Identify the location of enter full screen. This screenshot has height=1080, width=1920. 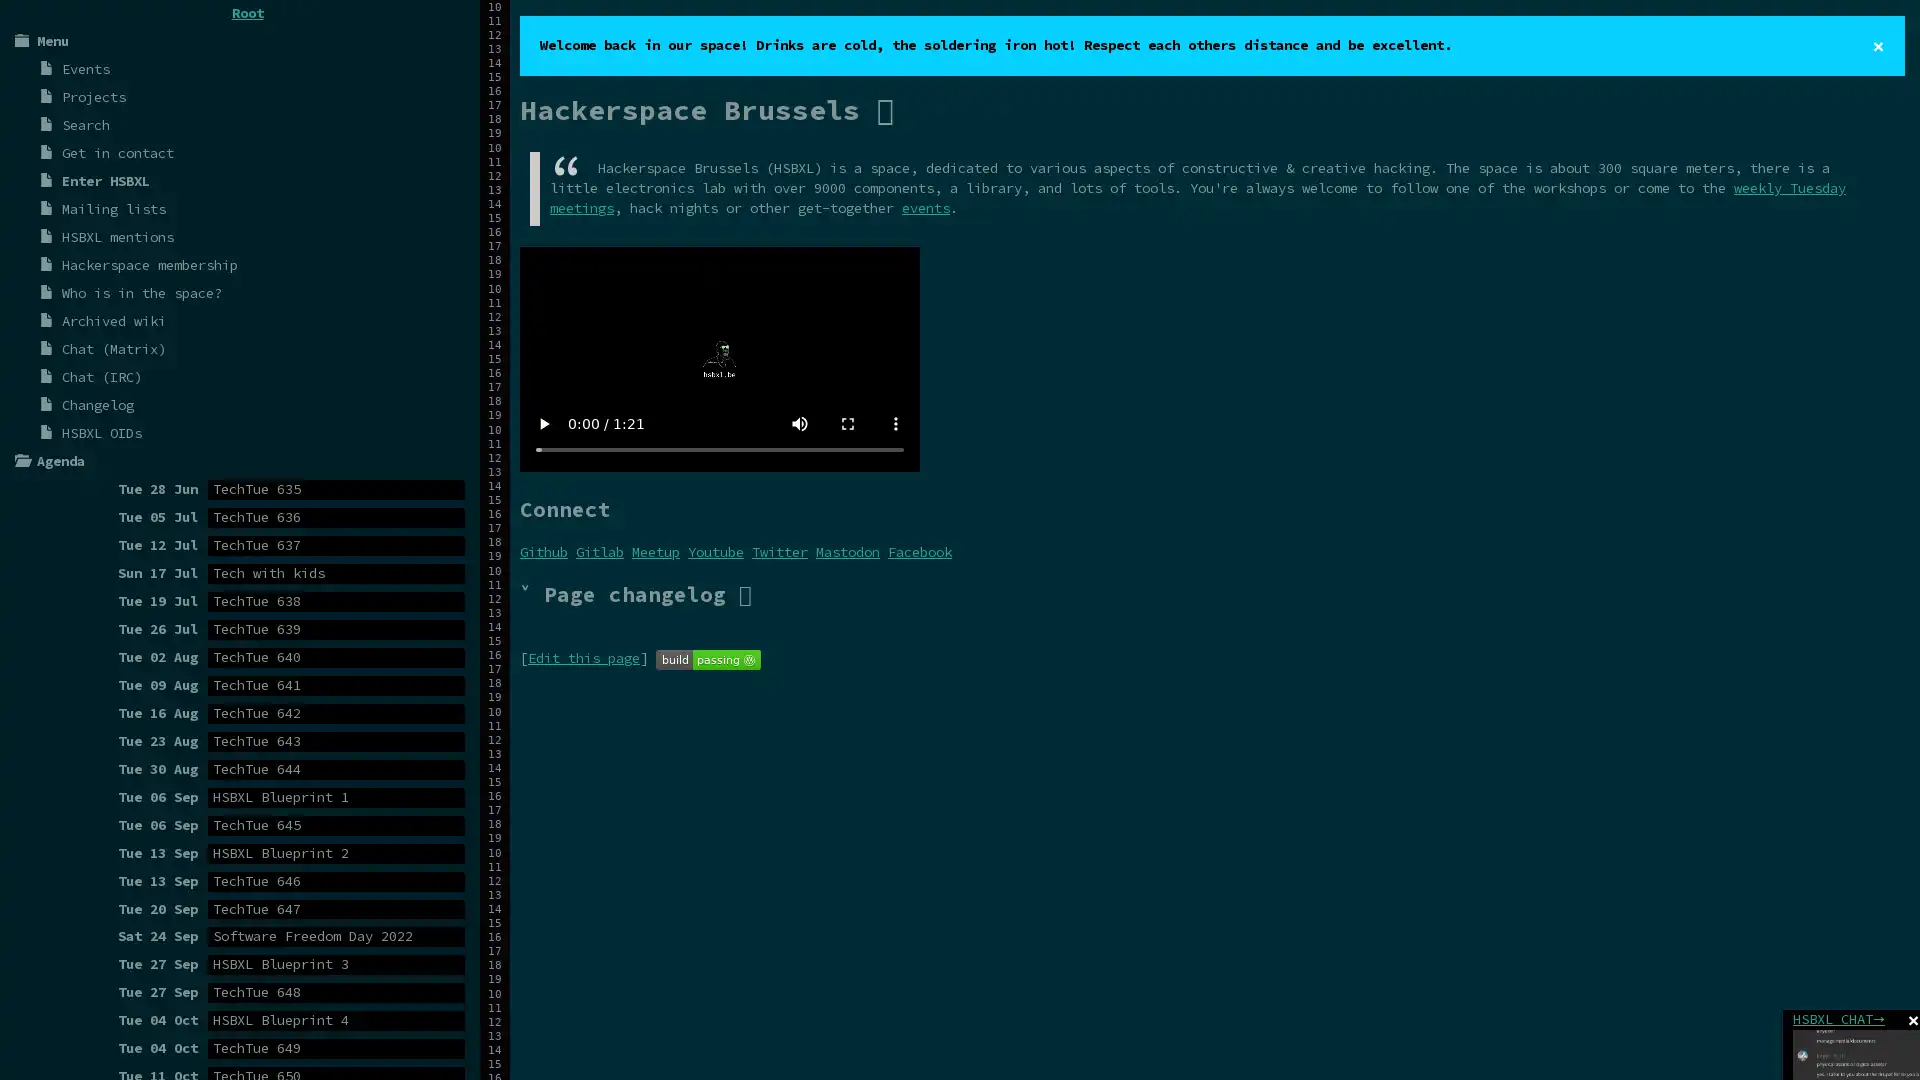
(848, 422).